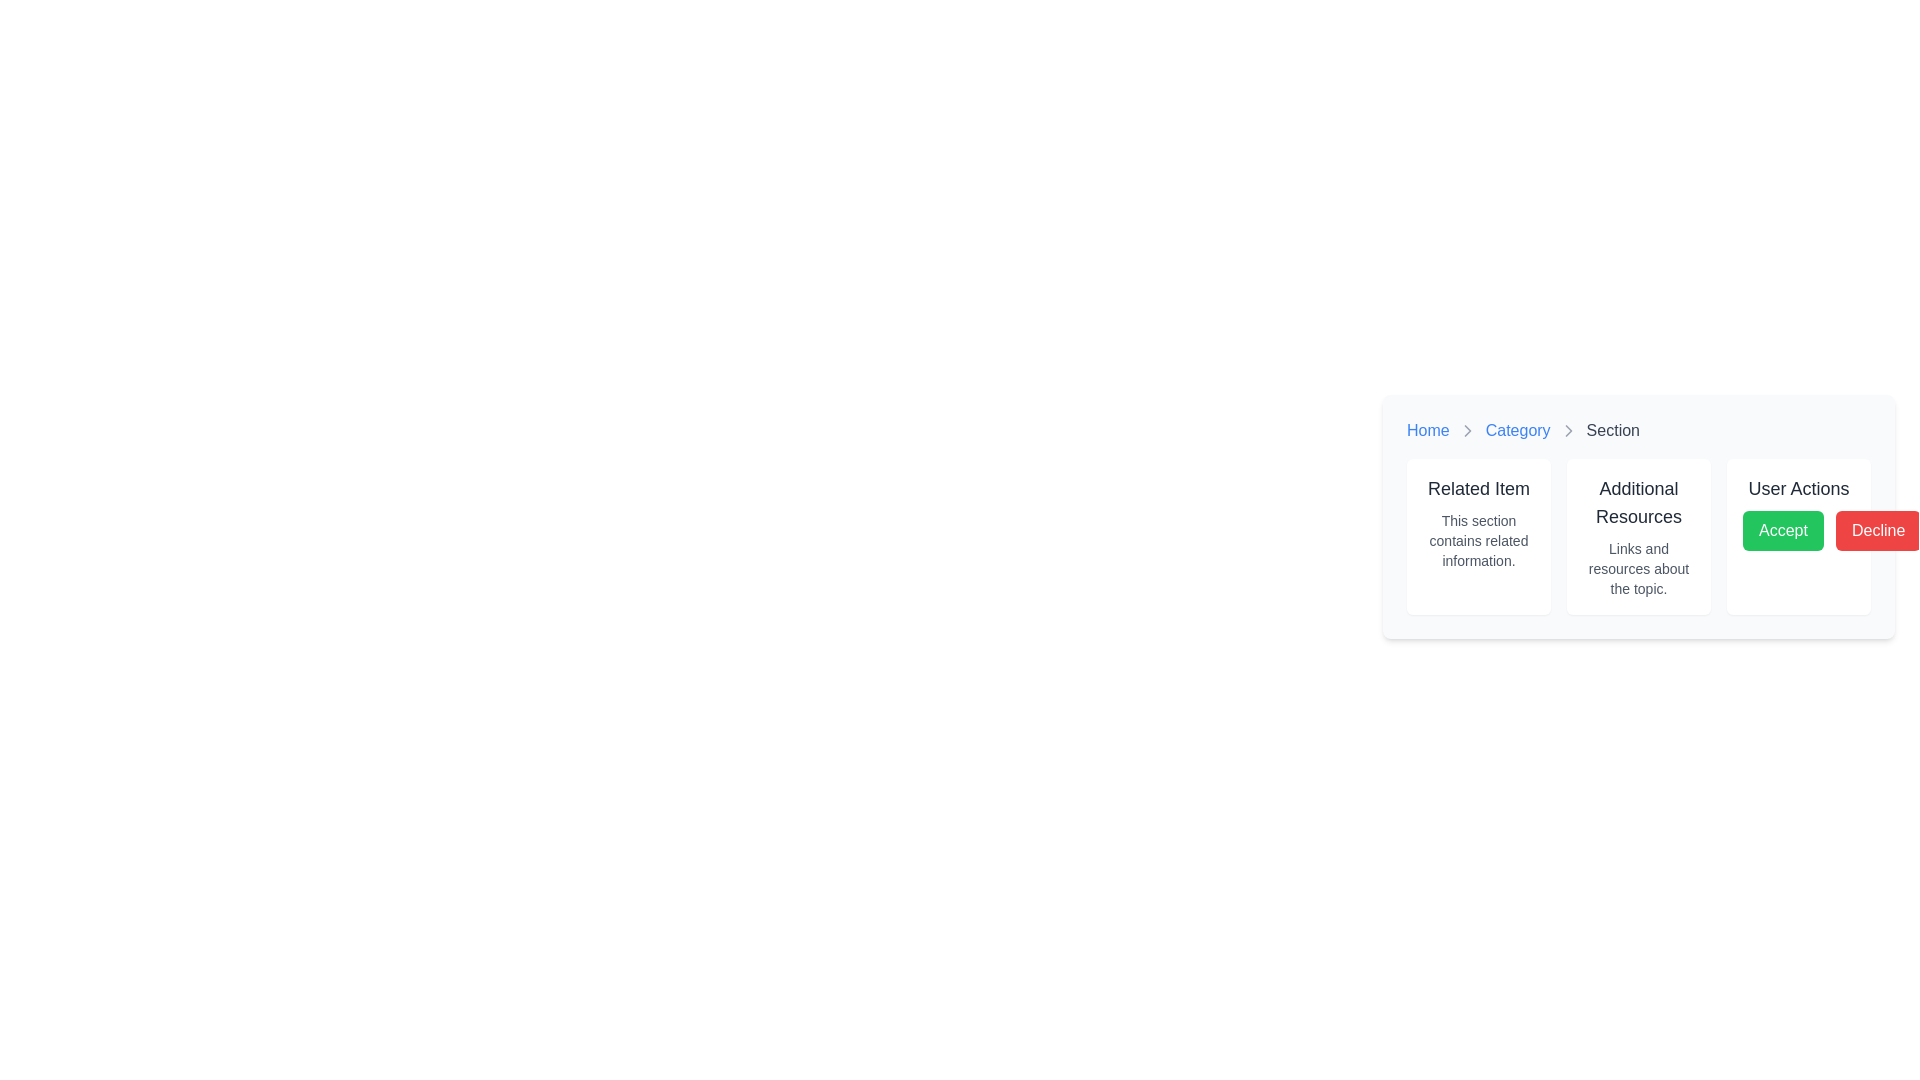  Describe the element at coordinates (1638, 535) in the screenshot. I see `the 'Additional Resources' Information Card, which is a rectangular card with a white background and rounded corners, located in the middle of a grid of three cards` at that location.